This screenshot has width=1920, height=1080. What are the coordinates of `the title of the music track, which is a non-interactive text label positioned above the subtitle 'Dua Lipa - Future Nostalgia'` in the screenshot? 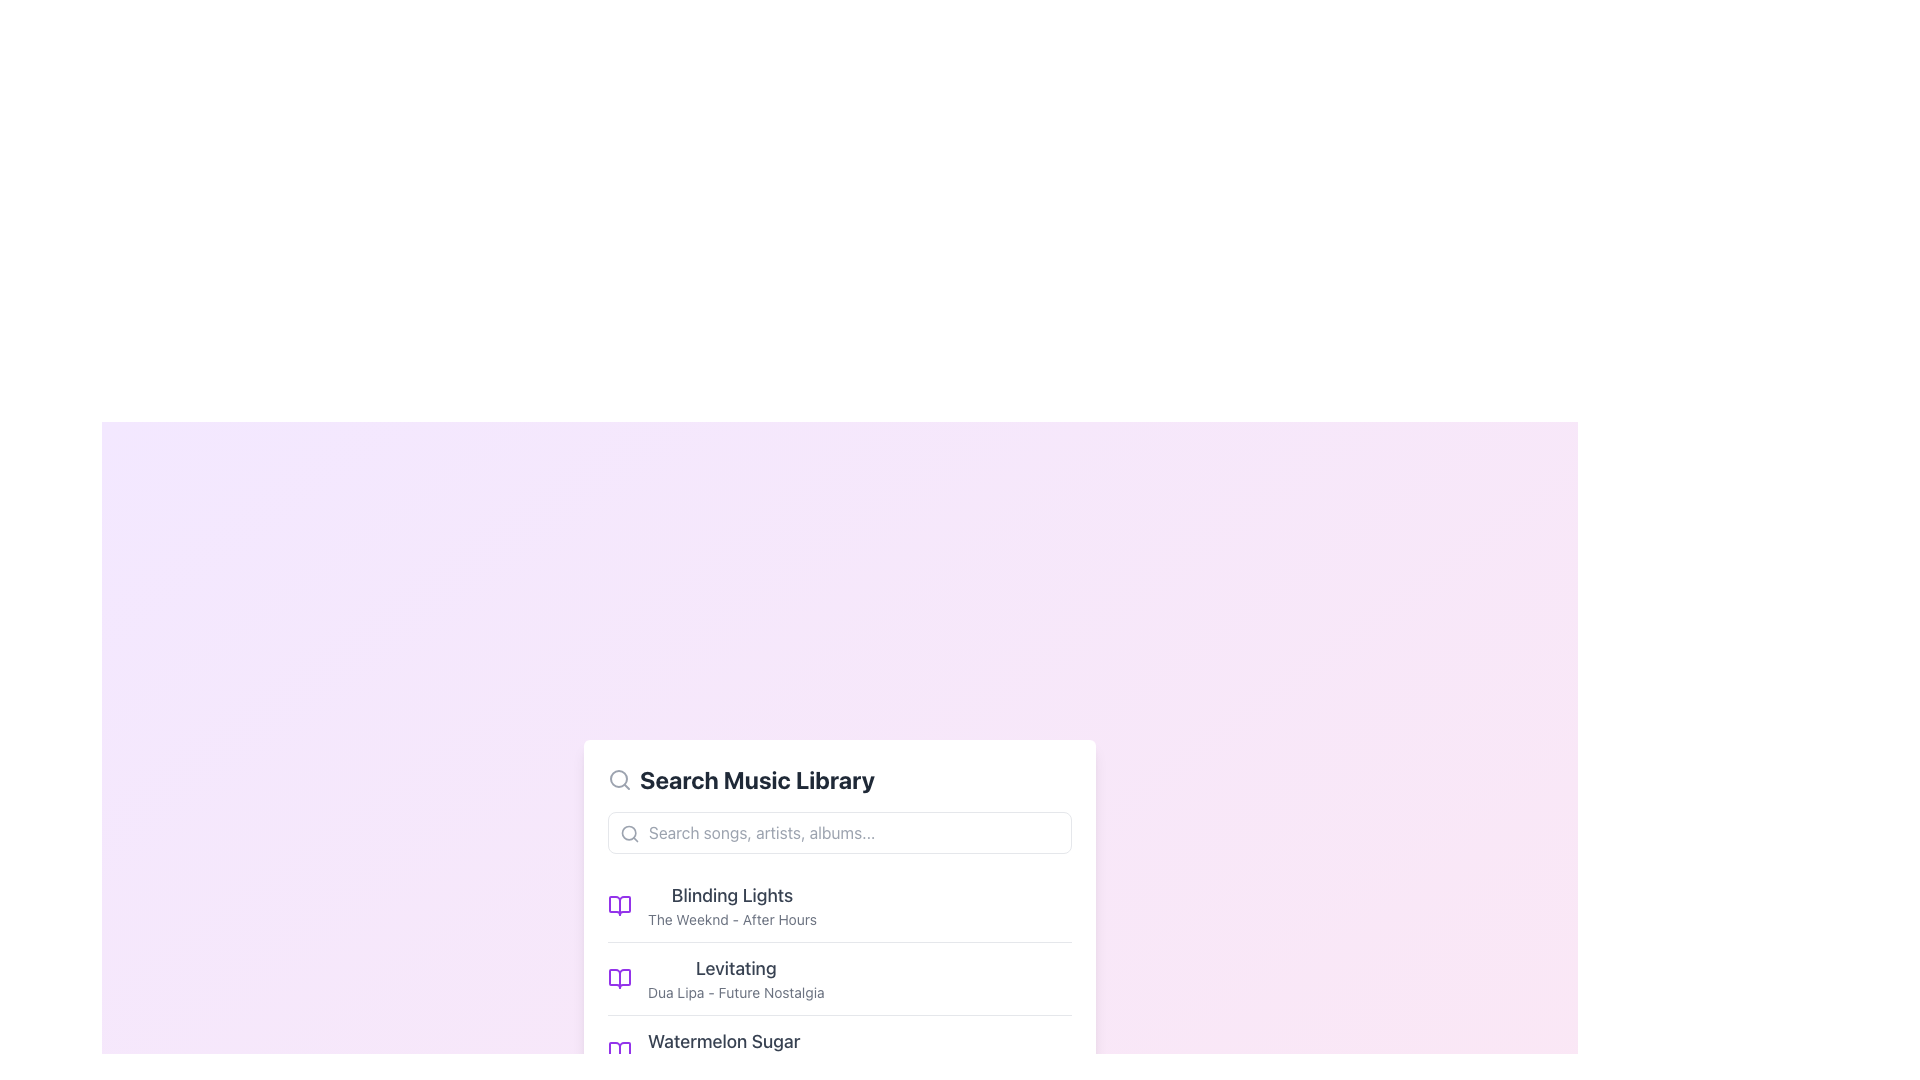 It's located at (735, 967).